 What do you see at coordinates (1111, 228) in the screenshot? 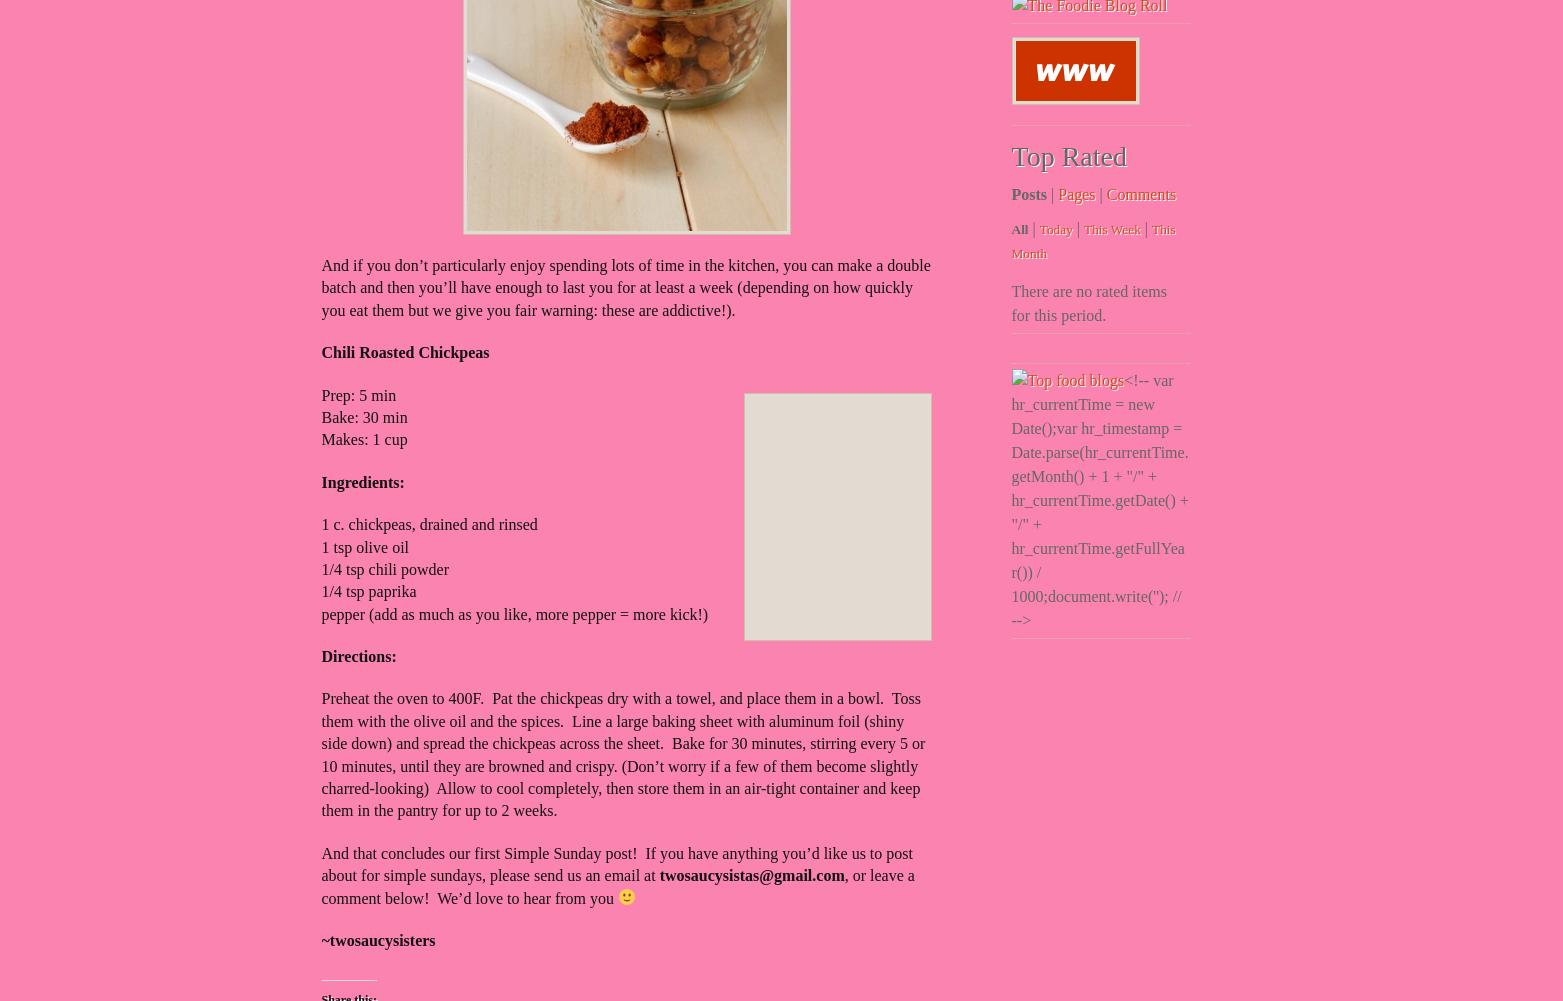
I see `'This Week'` at bounding box center [1111, 228].